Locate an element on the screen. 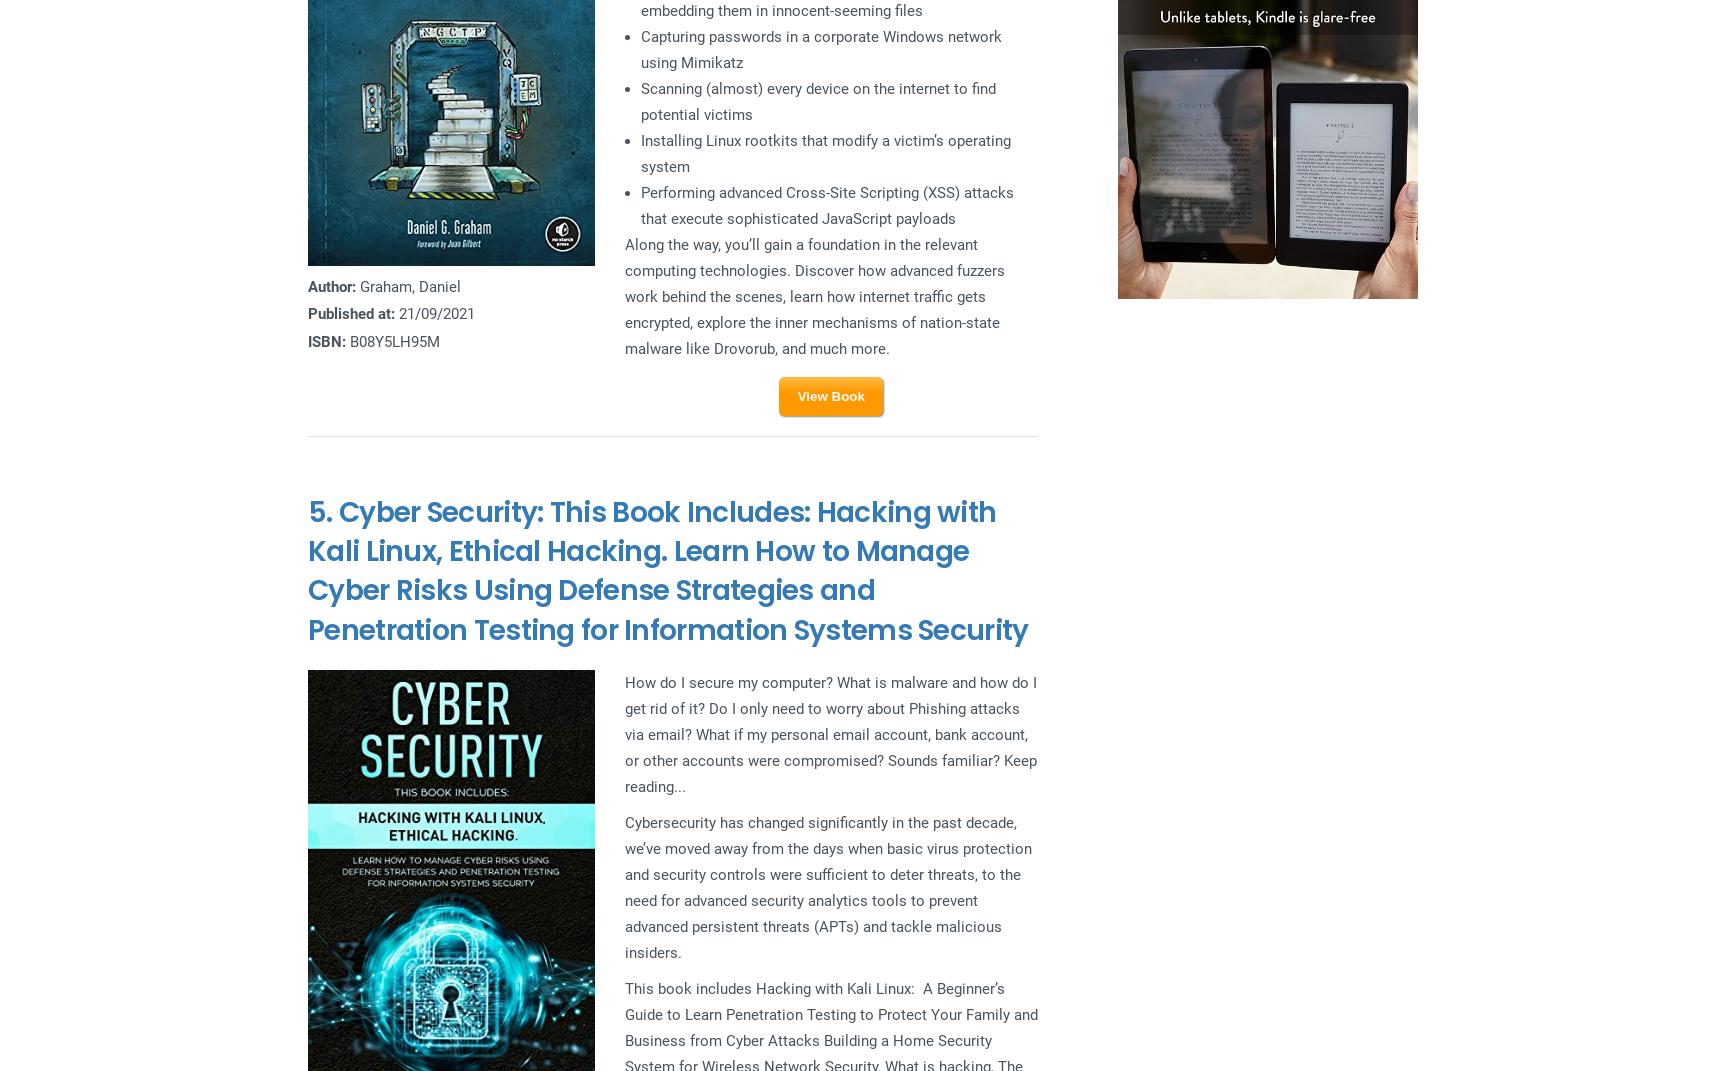  'How do I secure my computer? What is malware and how do I
get rid of it? Do I only need to worry about Phishing attacks via email? What
if my personal email account, bank account, or other accounts were compromised?
Sounds familiar? Keep reading...' is located at coordinates (829, 733).